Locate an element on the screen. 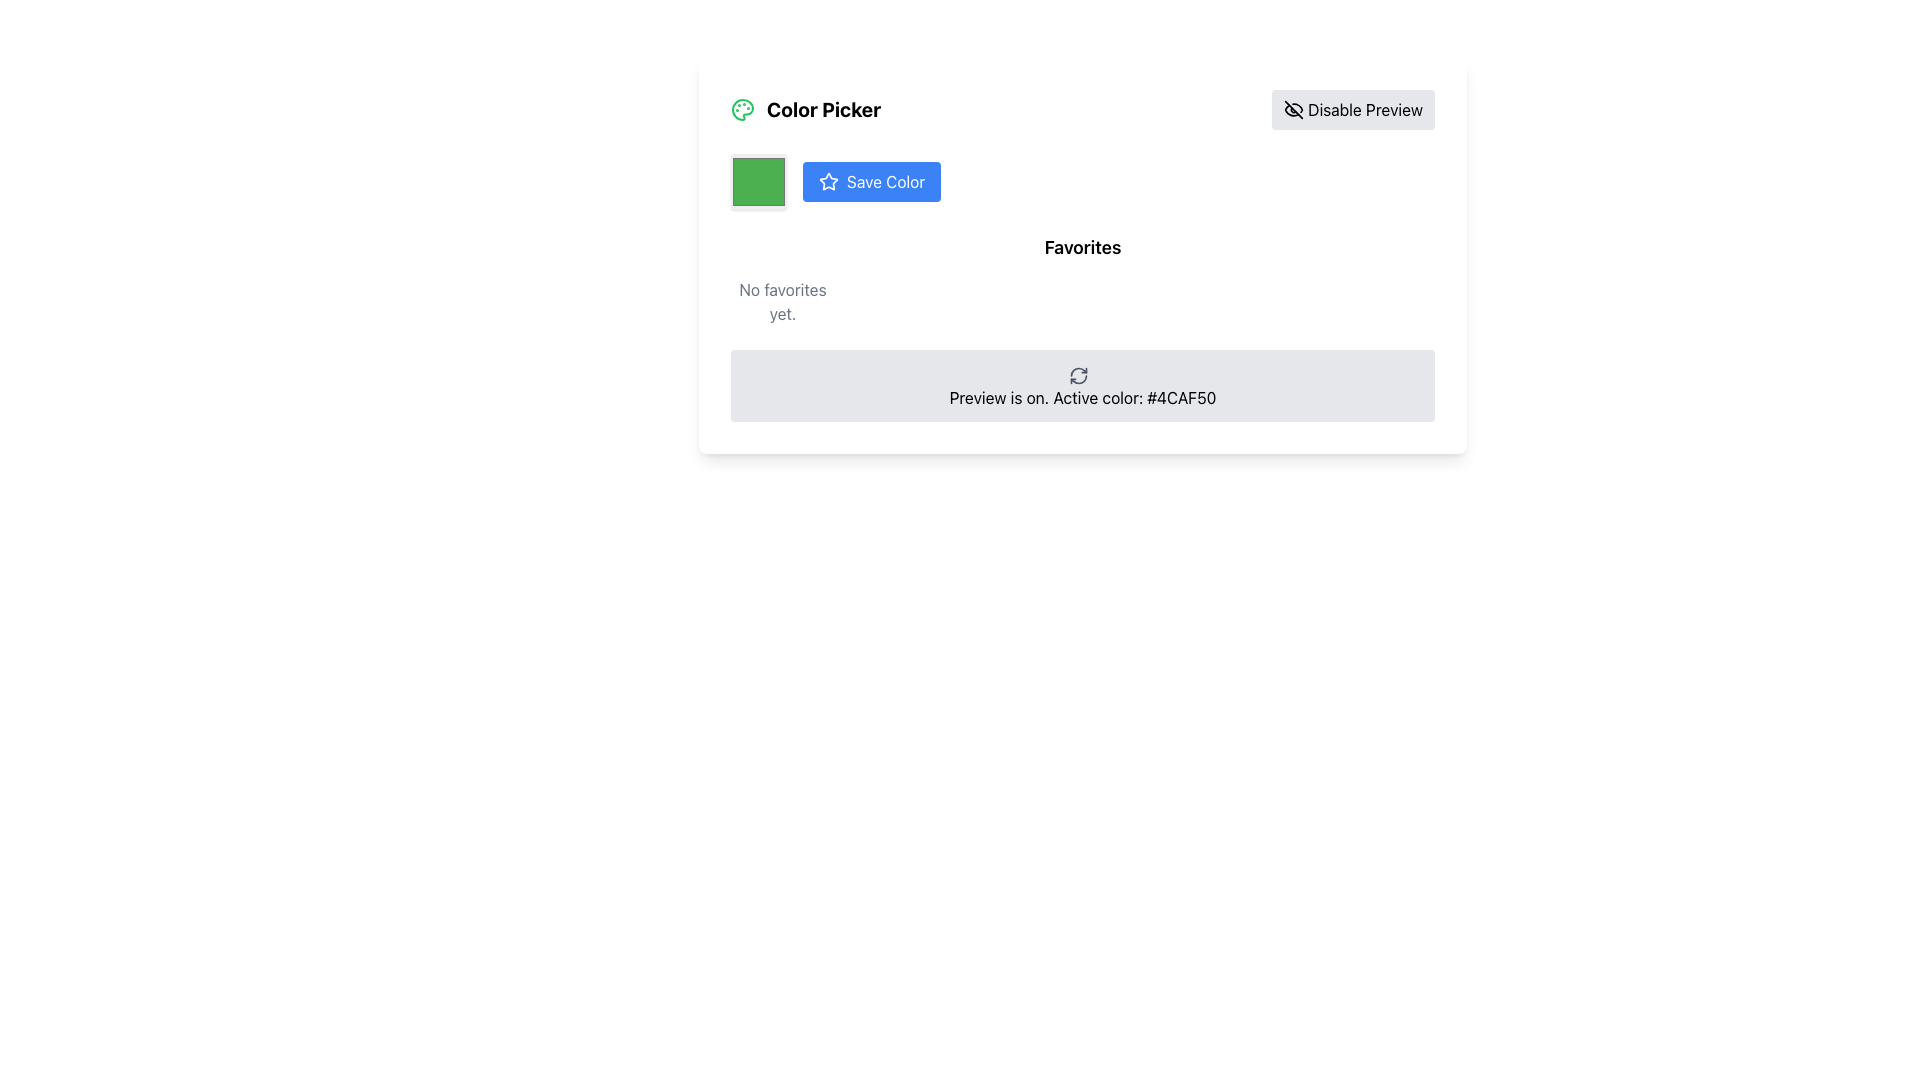 This screenshot has width=1920, height=1080. the text label positioned to the right of the palette icon in the top-left section of the interface is located at coordinates (824, 110).